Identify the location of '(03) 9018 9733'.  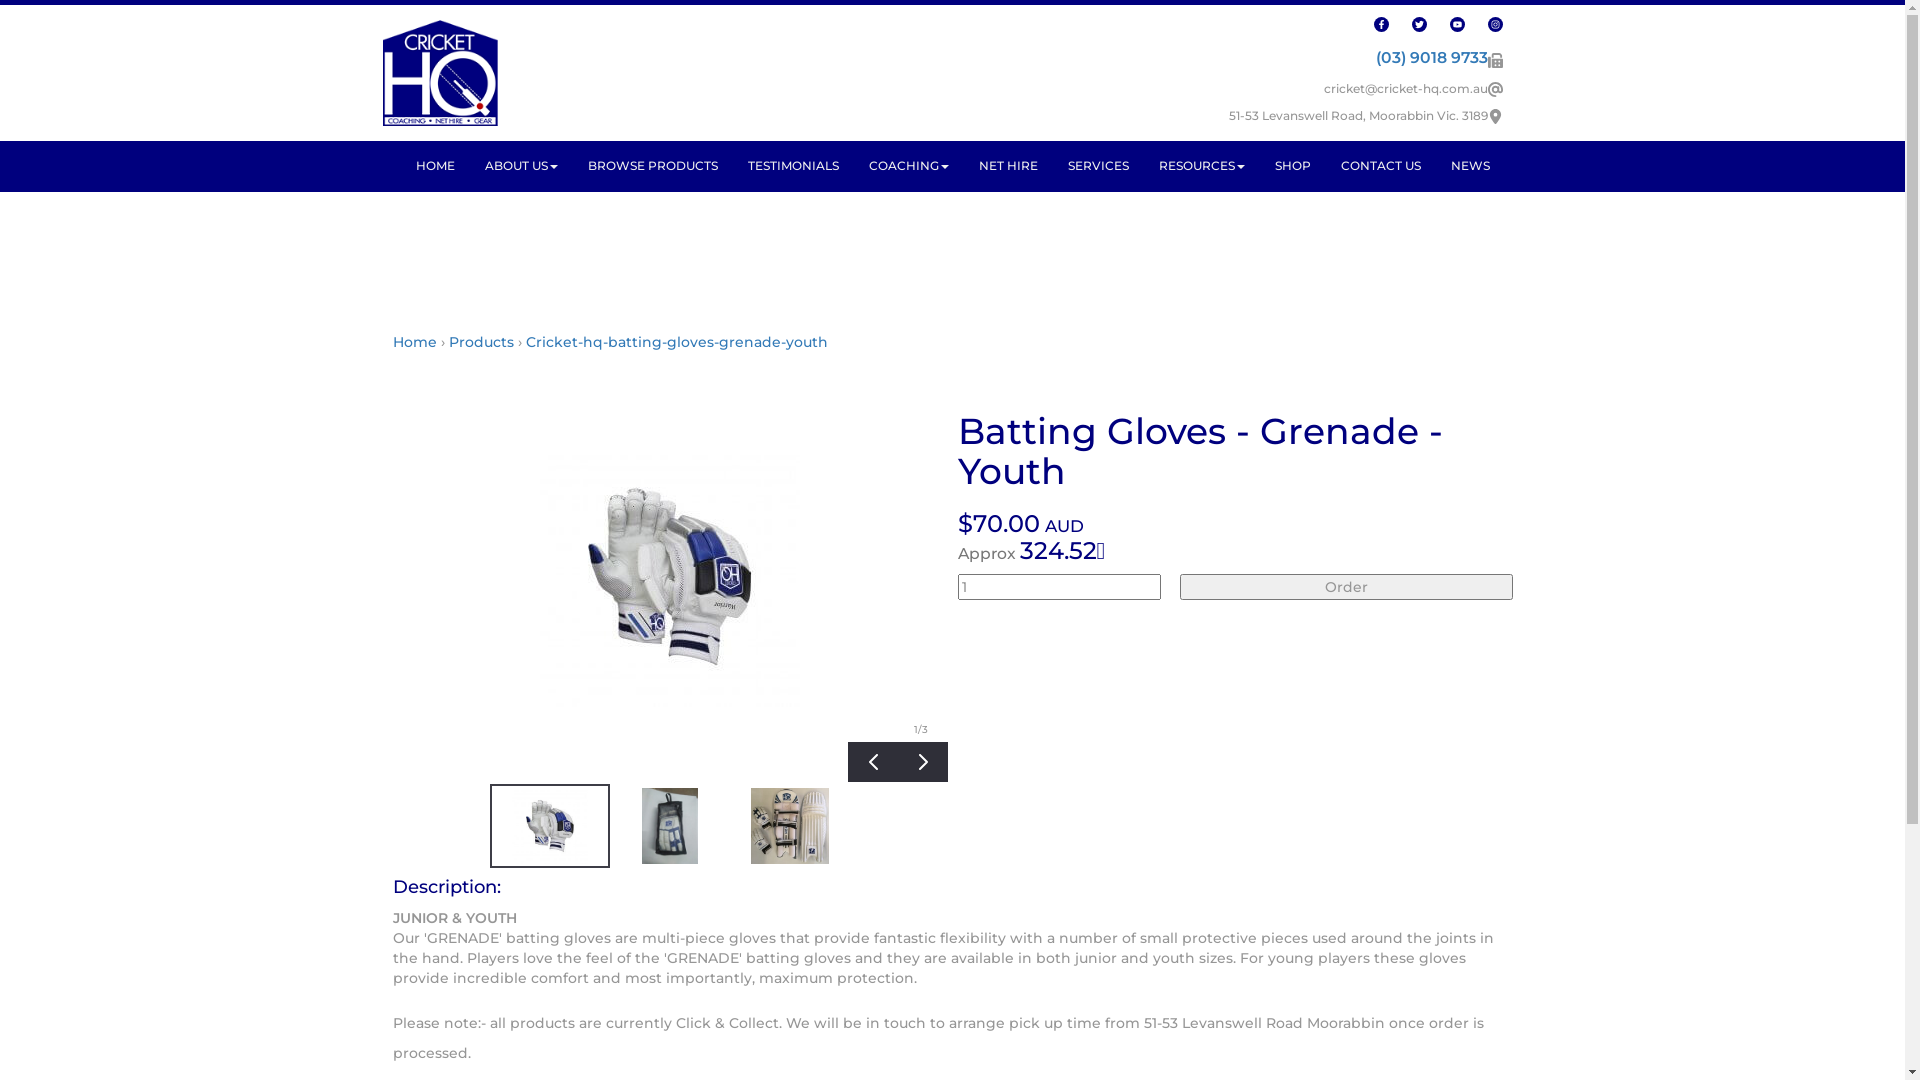
(1430, 56).